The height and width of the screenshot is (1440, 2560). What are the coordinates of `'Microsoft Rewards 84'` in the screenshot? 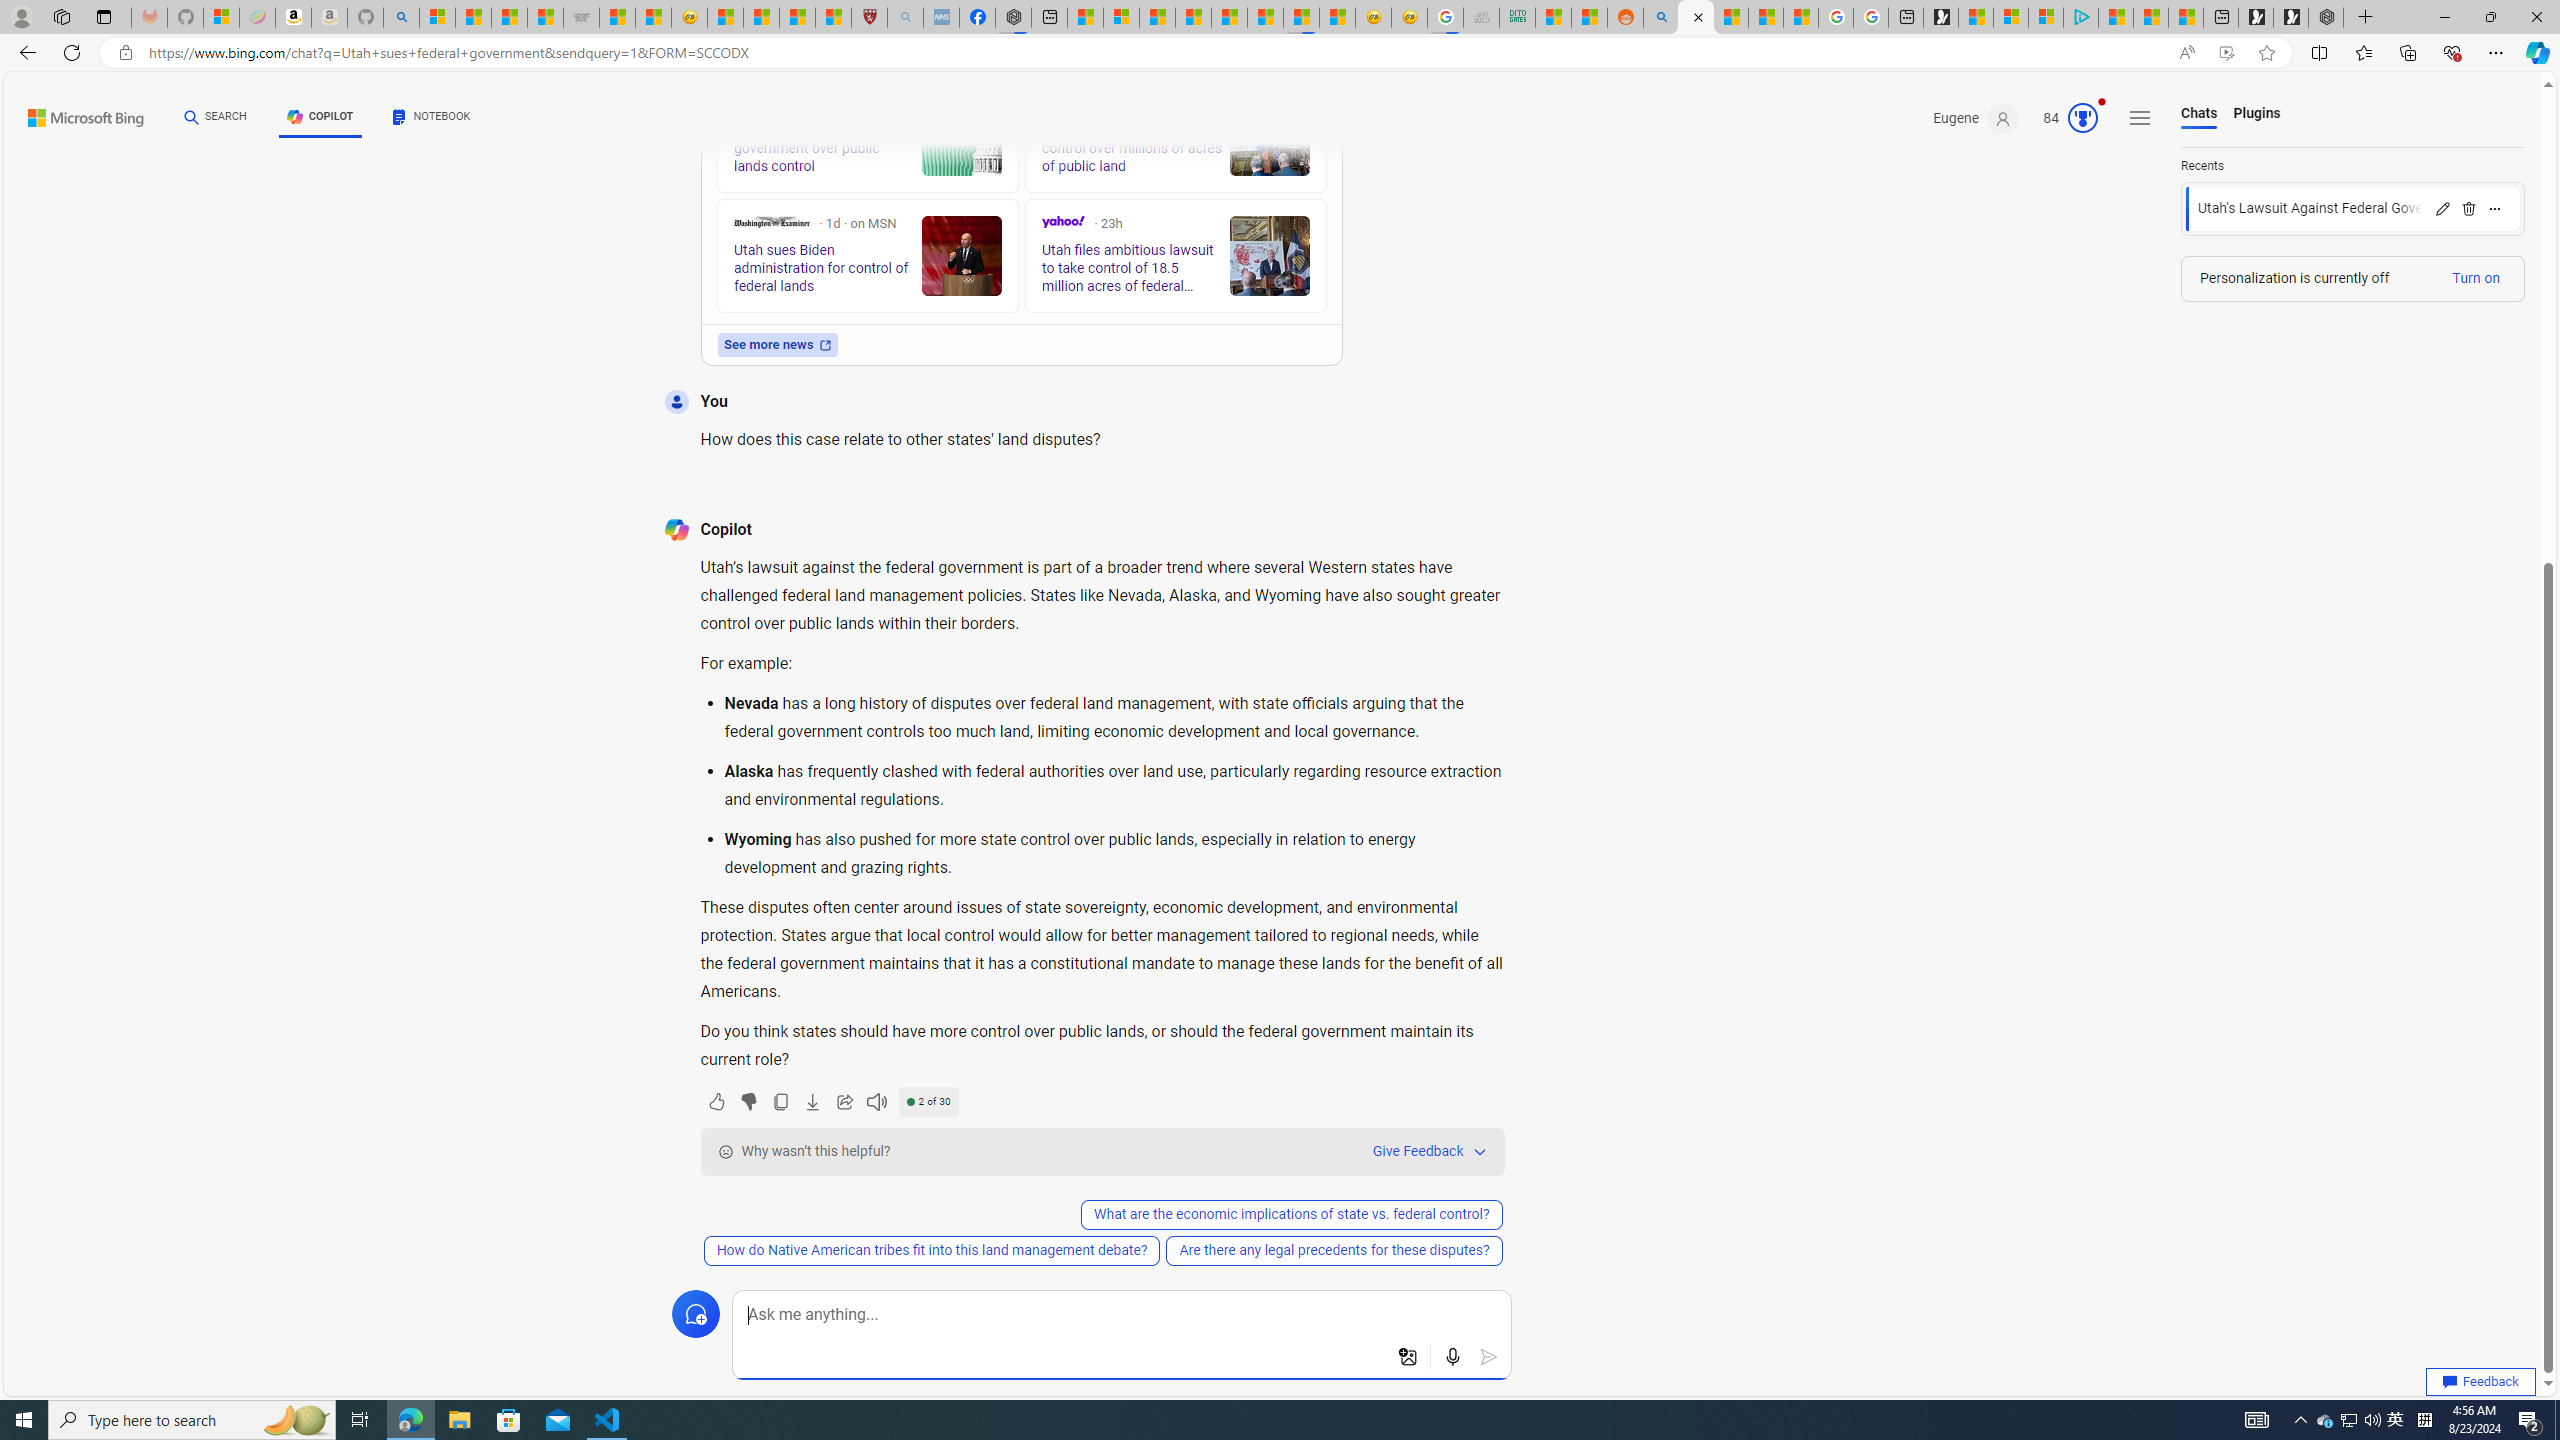 It's located at (2063, 118).